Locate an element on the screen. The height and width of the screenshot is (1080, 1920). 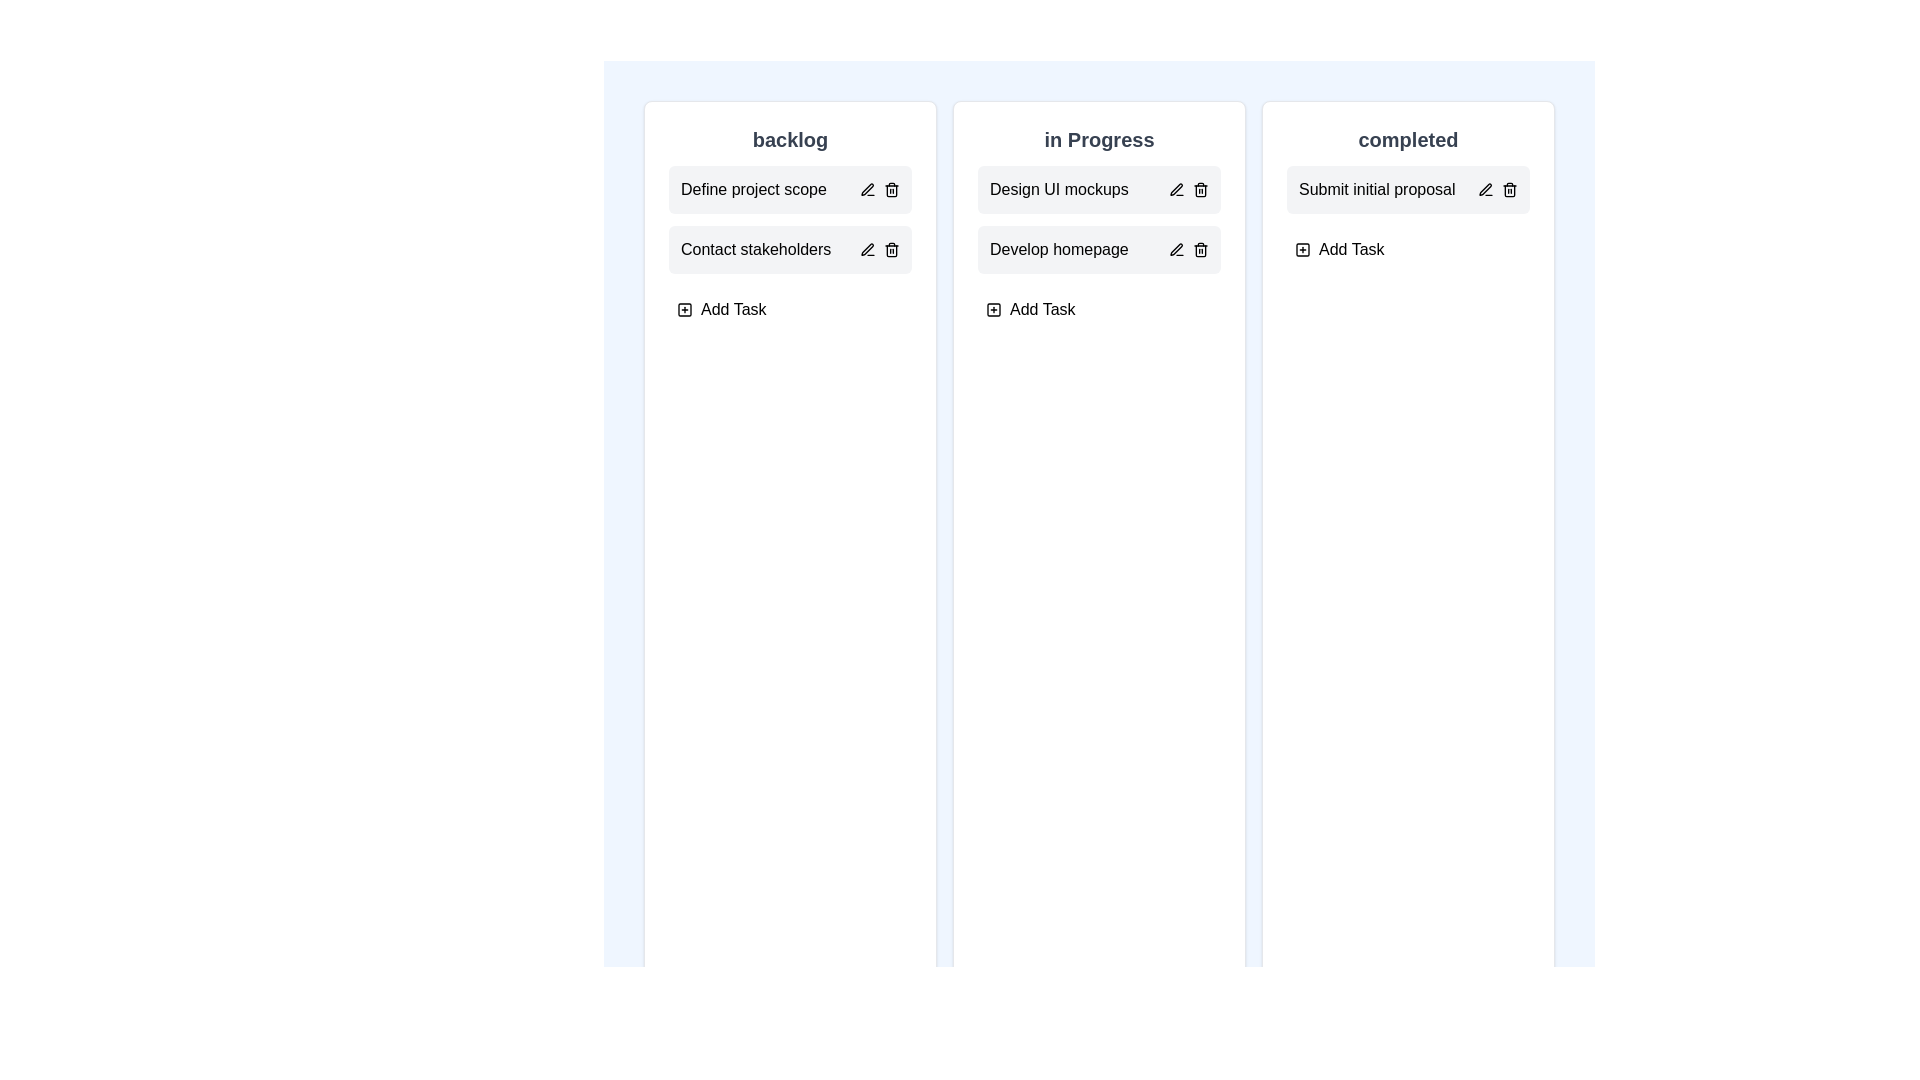
the 'Add Task' button in the inProgress column is located at coordinates (1030, 309).